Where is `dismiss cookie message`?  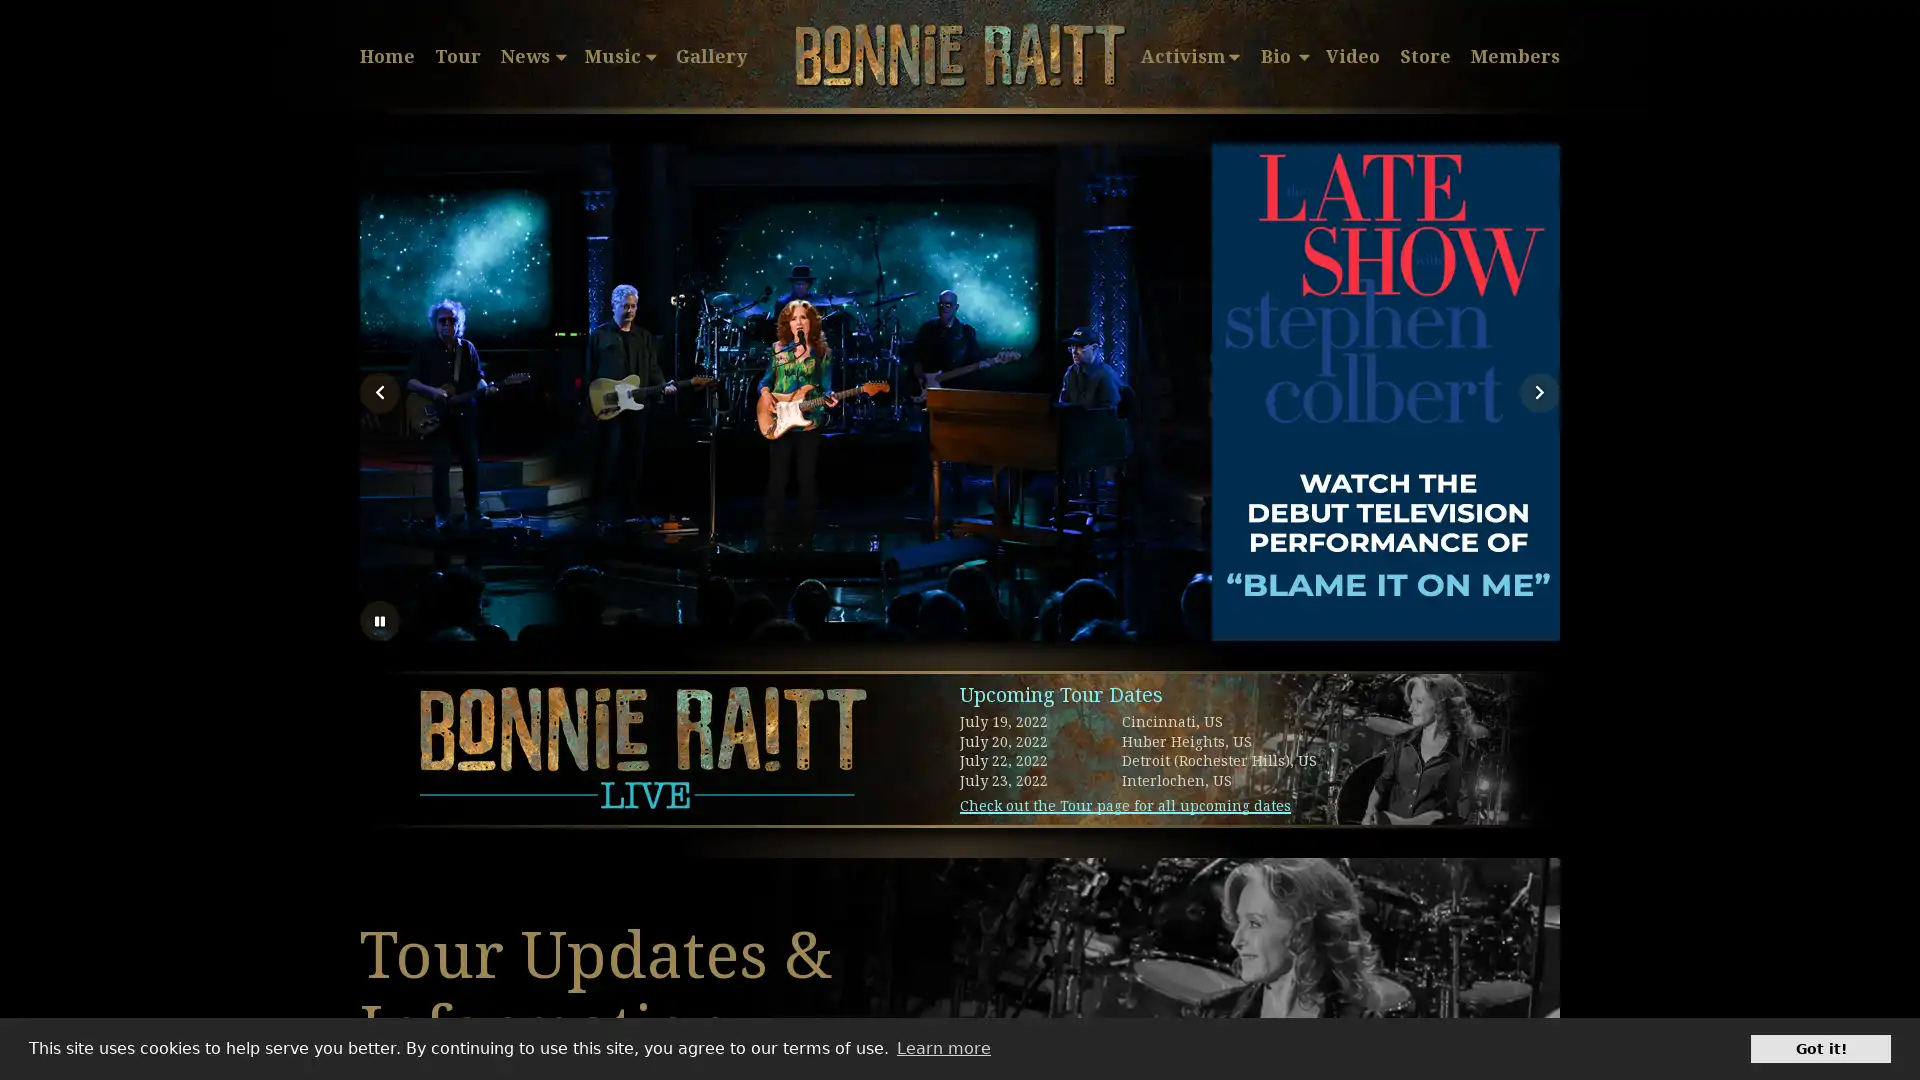
dismiss cookie message is located at coordinates (1820, 1047).